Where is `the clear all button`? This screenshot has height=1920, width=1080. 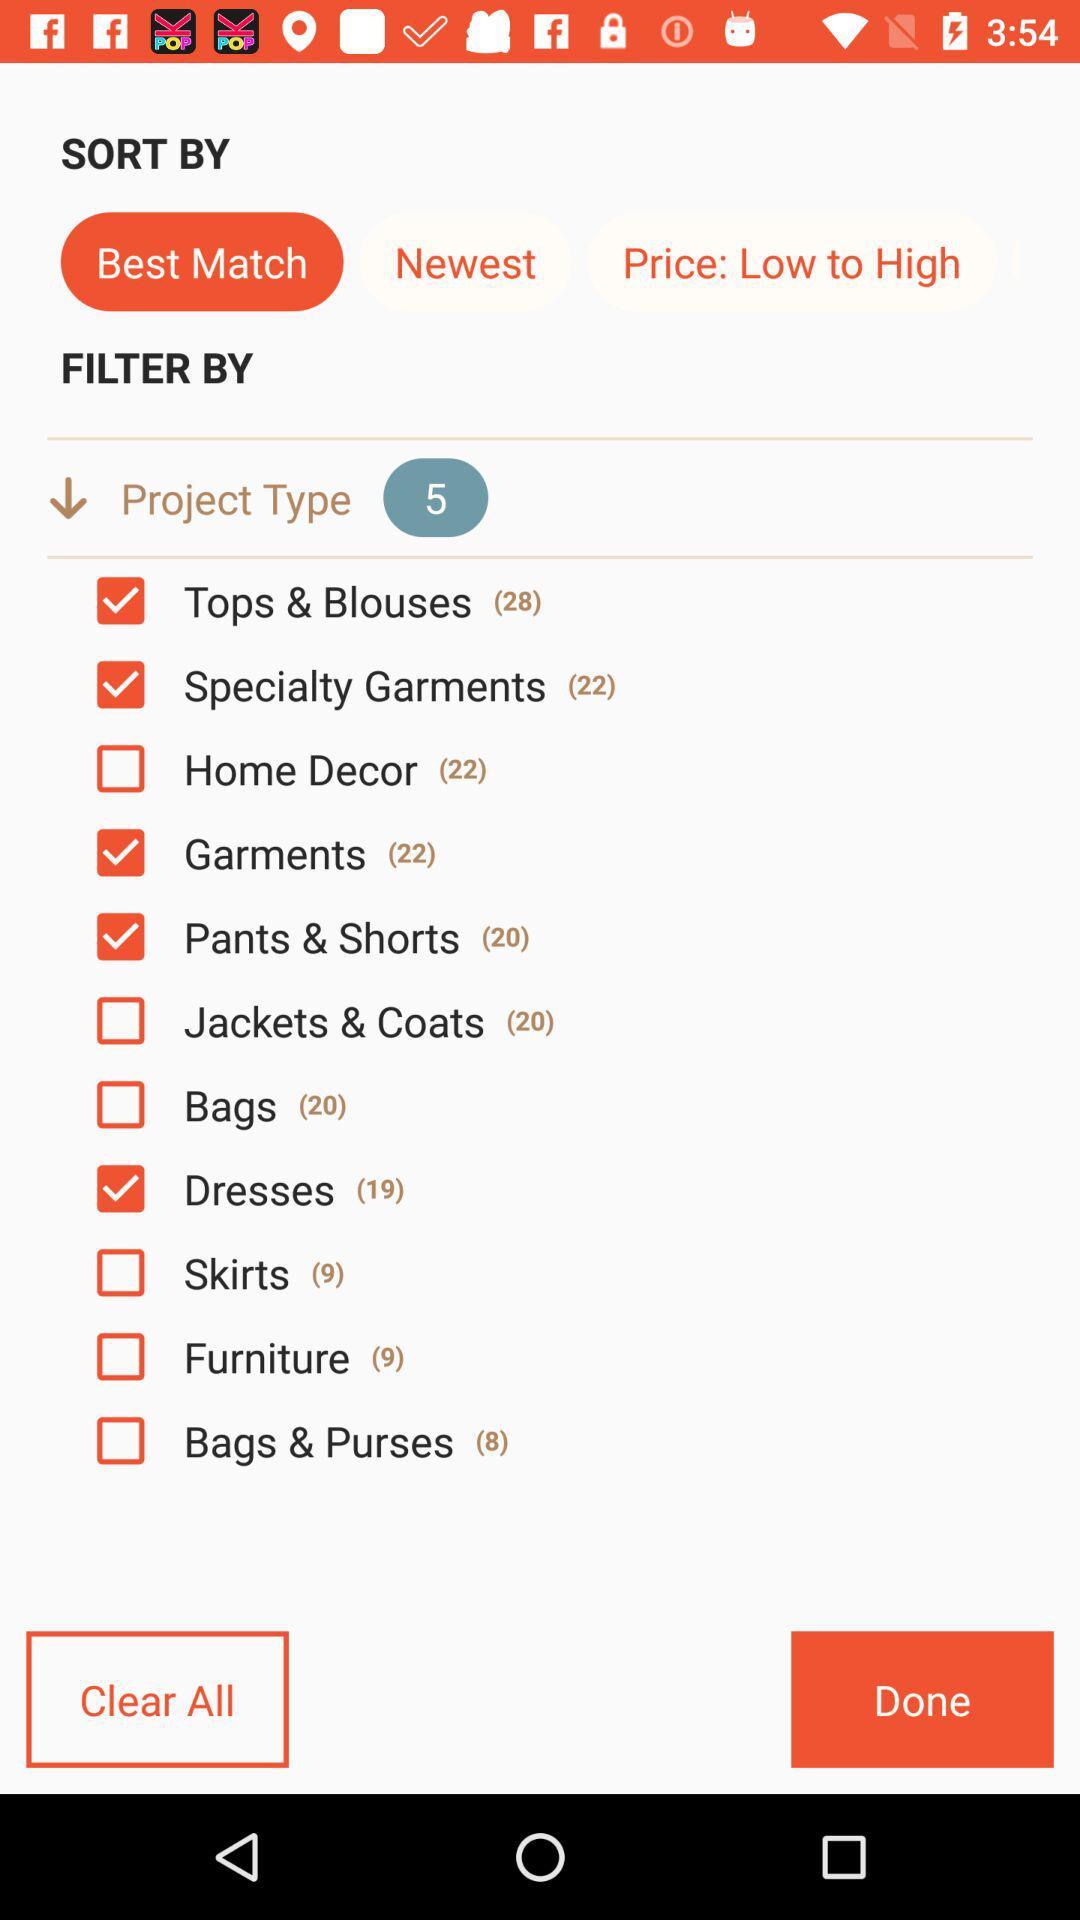
the clear all button is located at coordinates (156, 1698).